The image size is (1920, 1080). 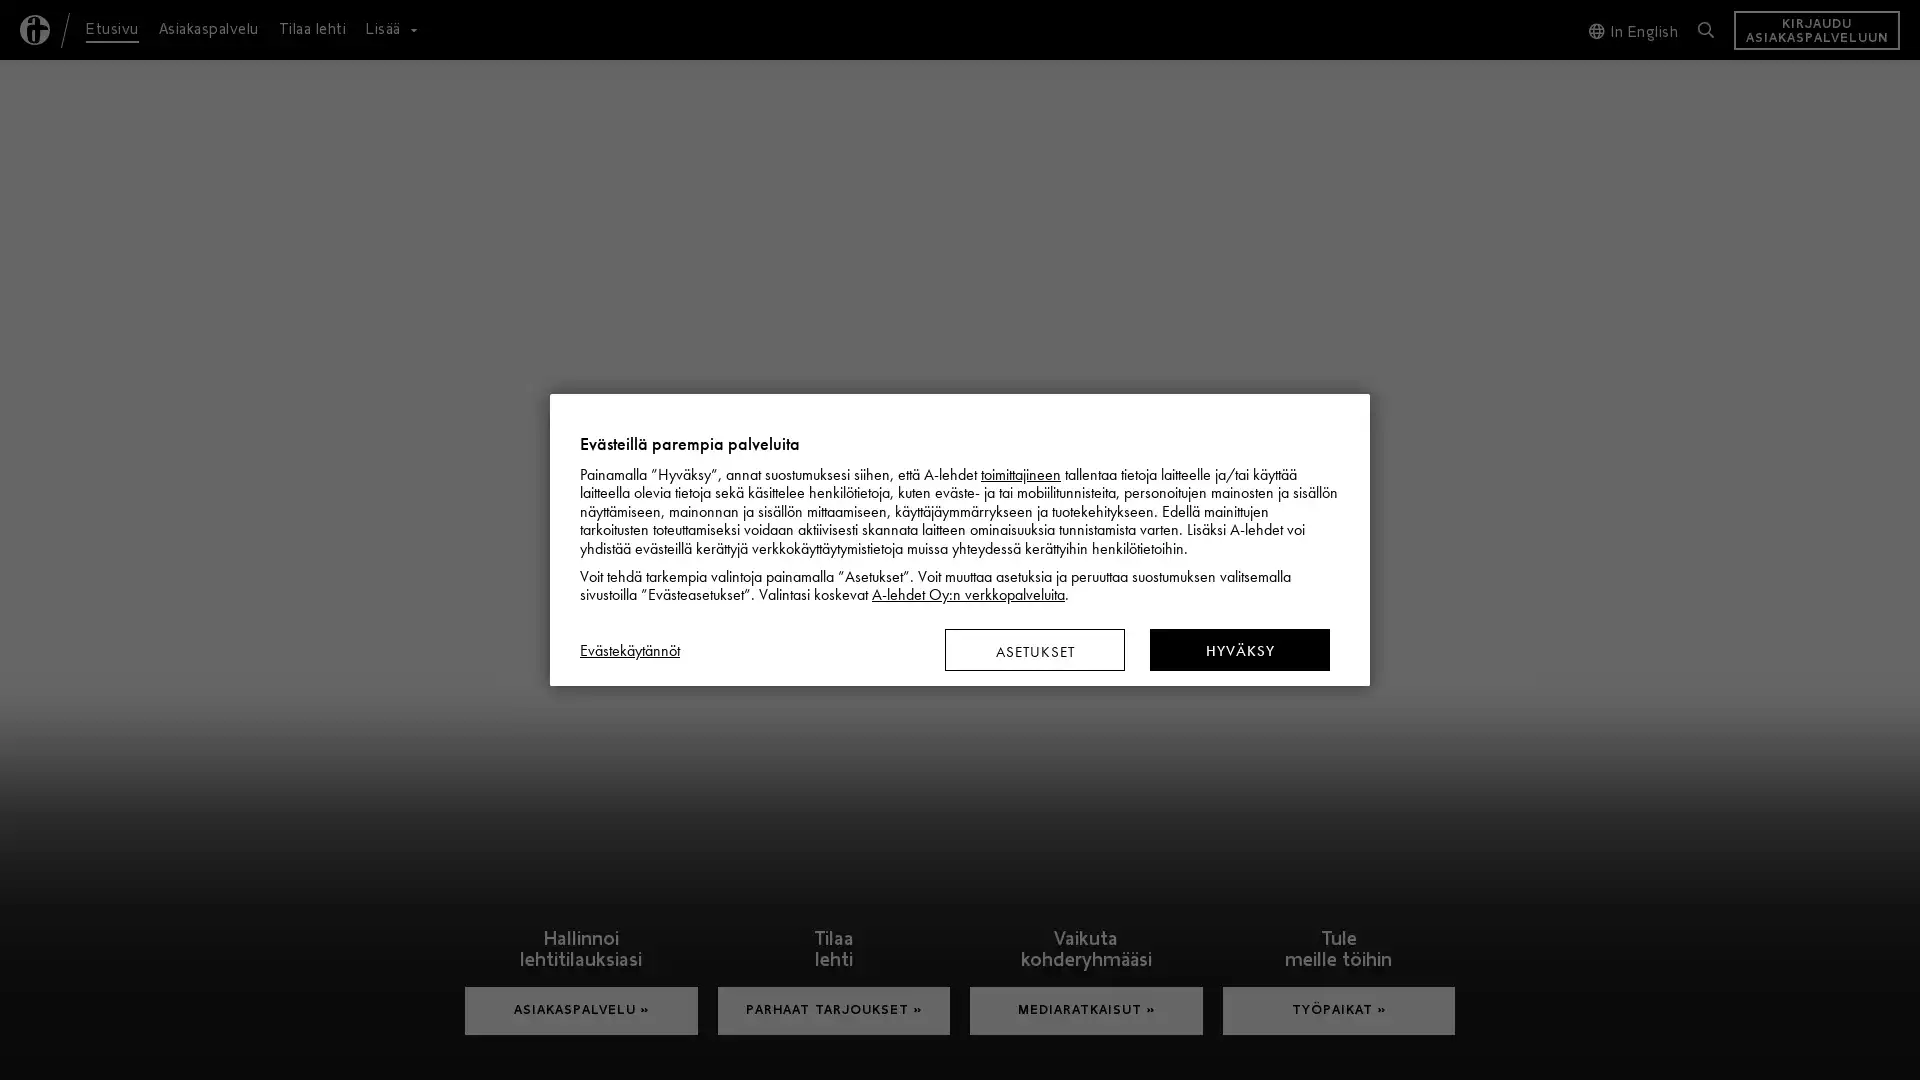 What do you see at coordinates (1238, 648) in the screenshot?
I see `HYVAKSY` at bounding box center [1238, 648].